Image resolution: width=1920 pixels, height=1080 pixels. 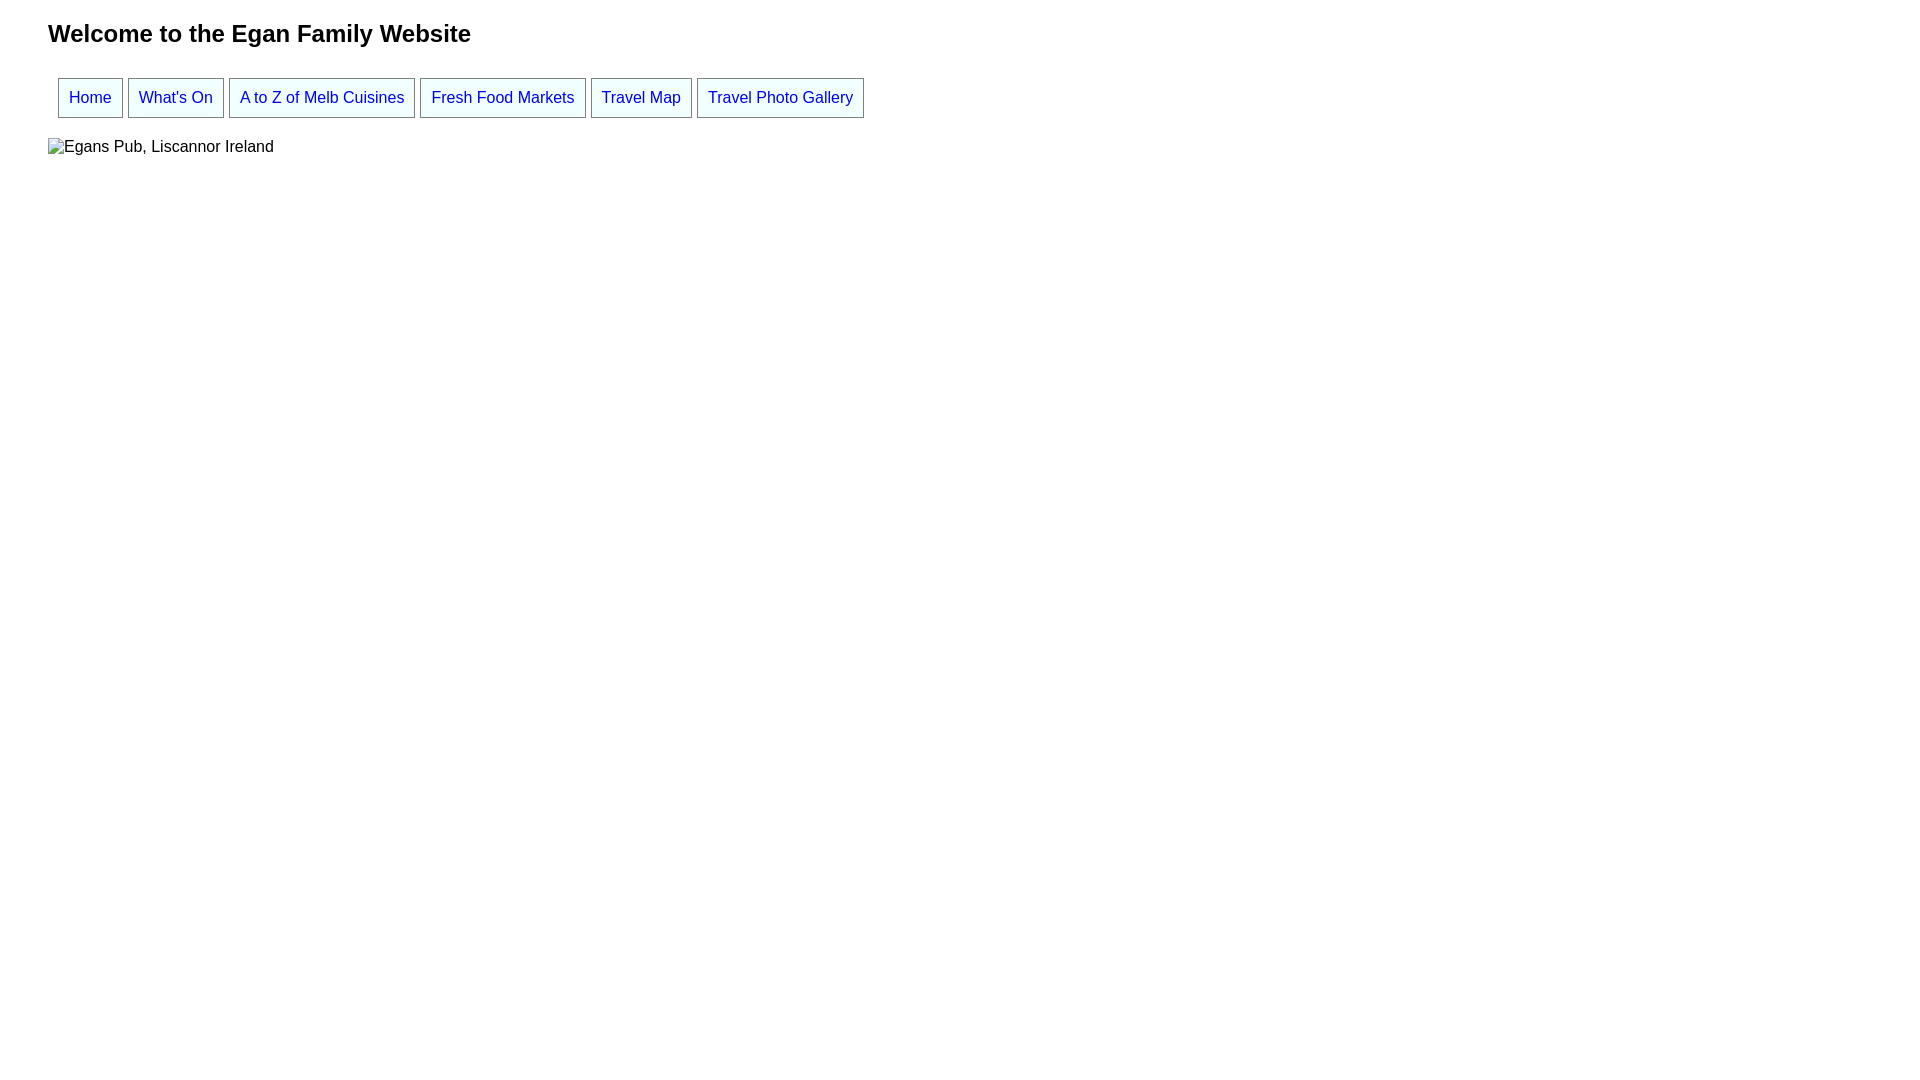 I want to click on 'Egans Pub, Liscannor Ireland', so click(x=161, y=145).